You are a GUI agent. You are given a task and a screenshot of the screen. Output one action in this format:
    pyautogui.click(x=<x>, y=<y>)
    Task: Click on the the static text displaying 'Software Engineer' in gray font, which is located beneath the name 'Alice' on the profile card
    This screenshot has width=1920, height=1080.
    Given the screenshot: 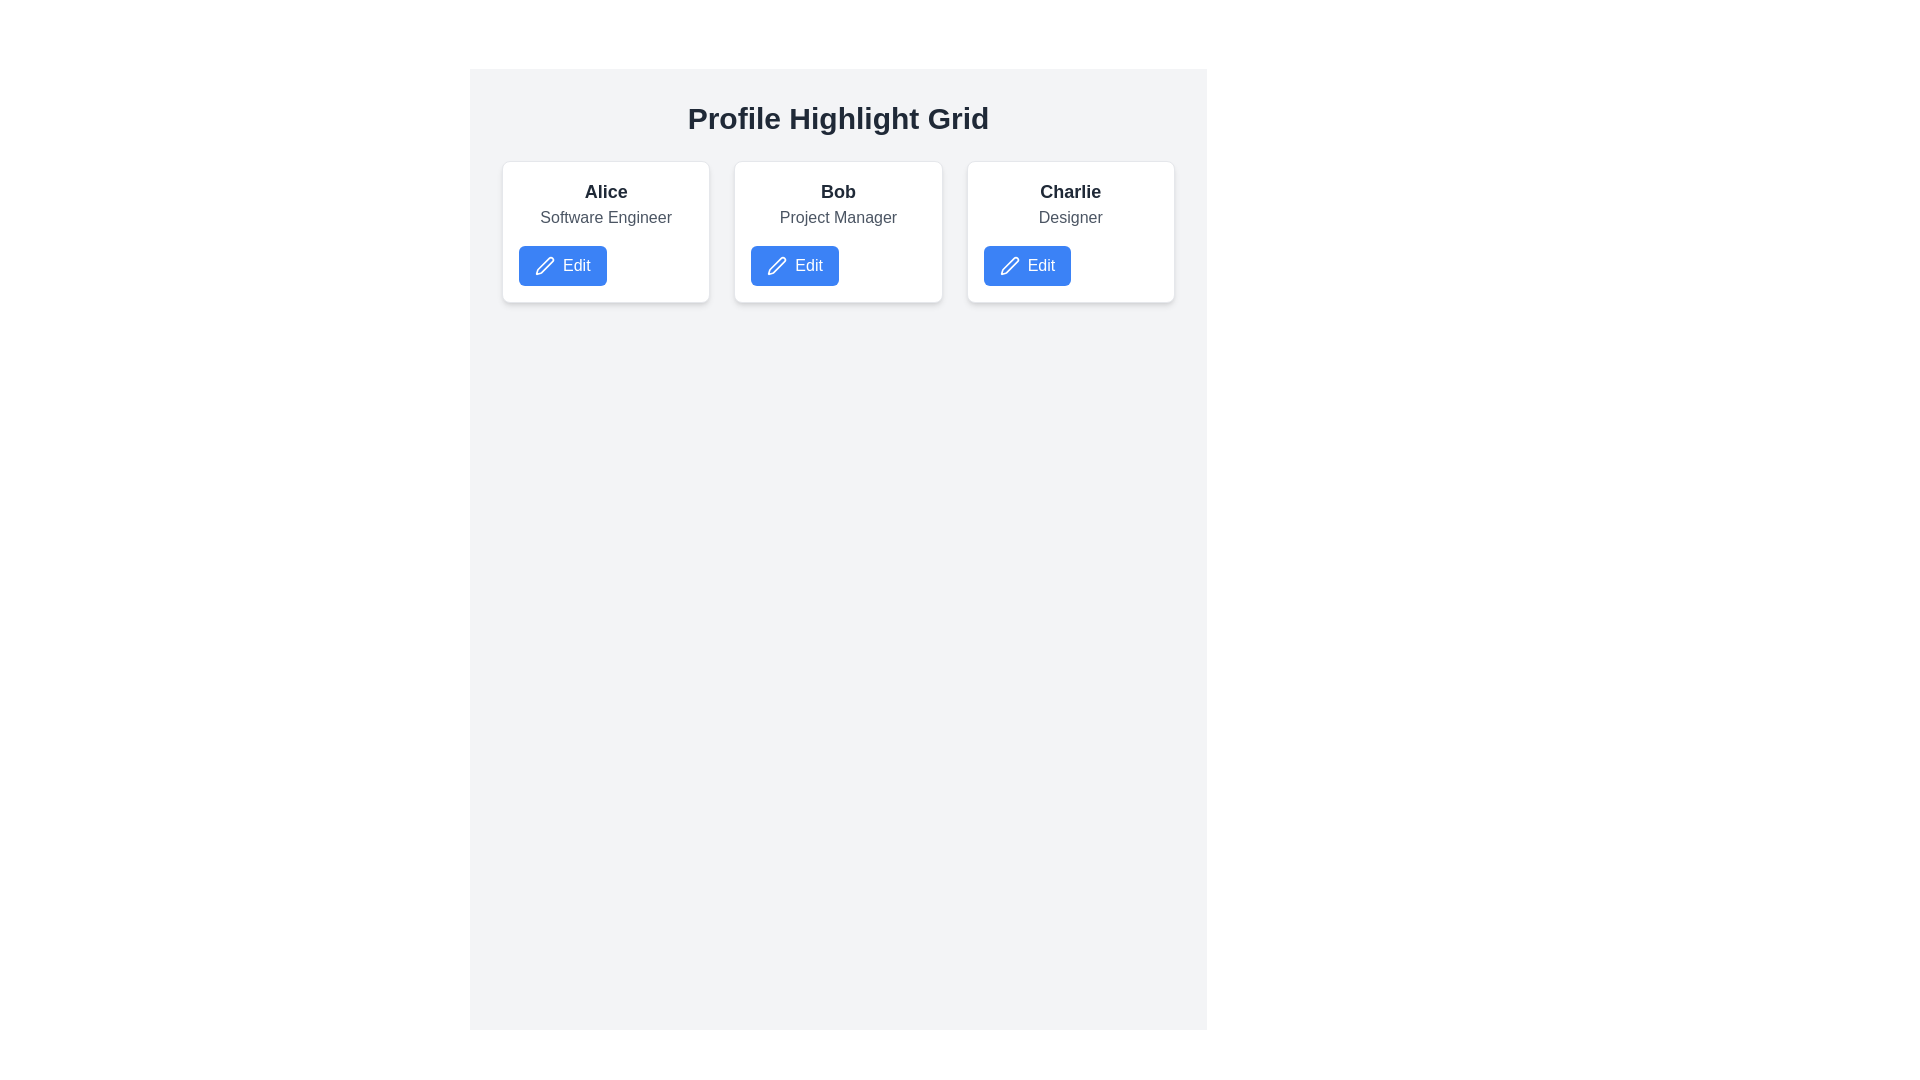 What is the action you would take?
    pyautogui.click(x=605, y=218)
    